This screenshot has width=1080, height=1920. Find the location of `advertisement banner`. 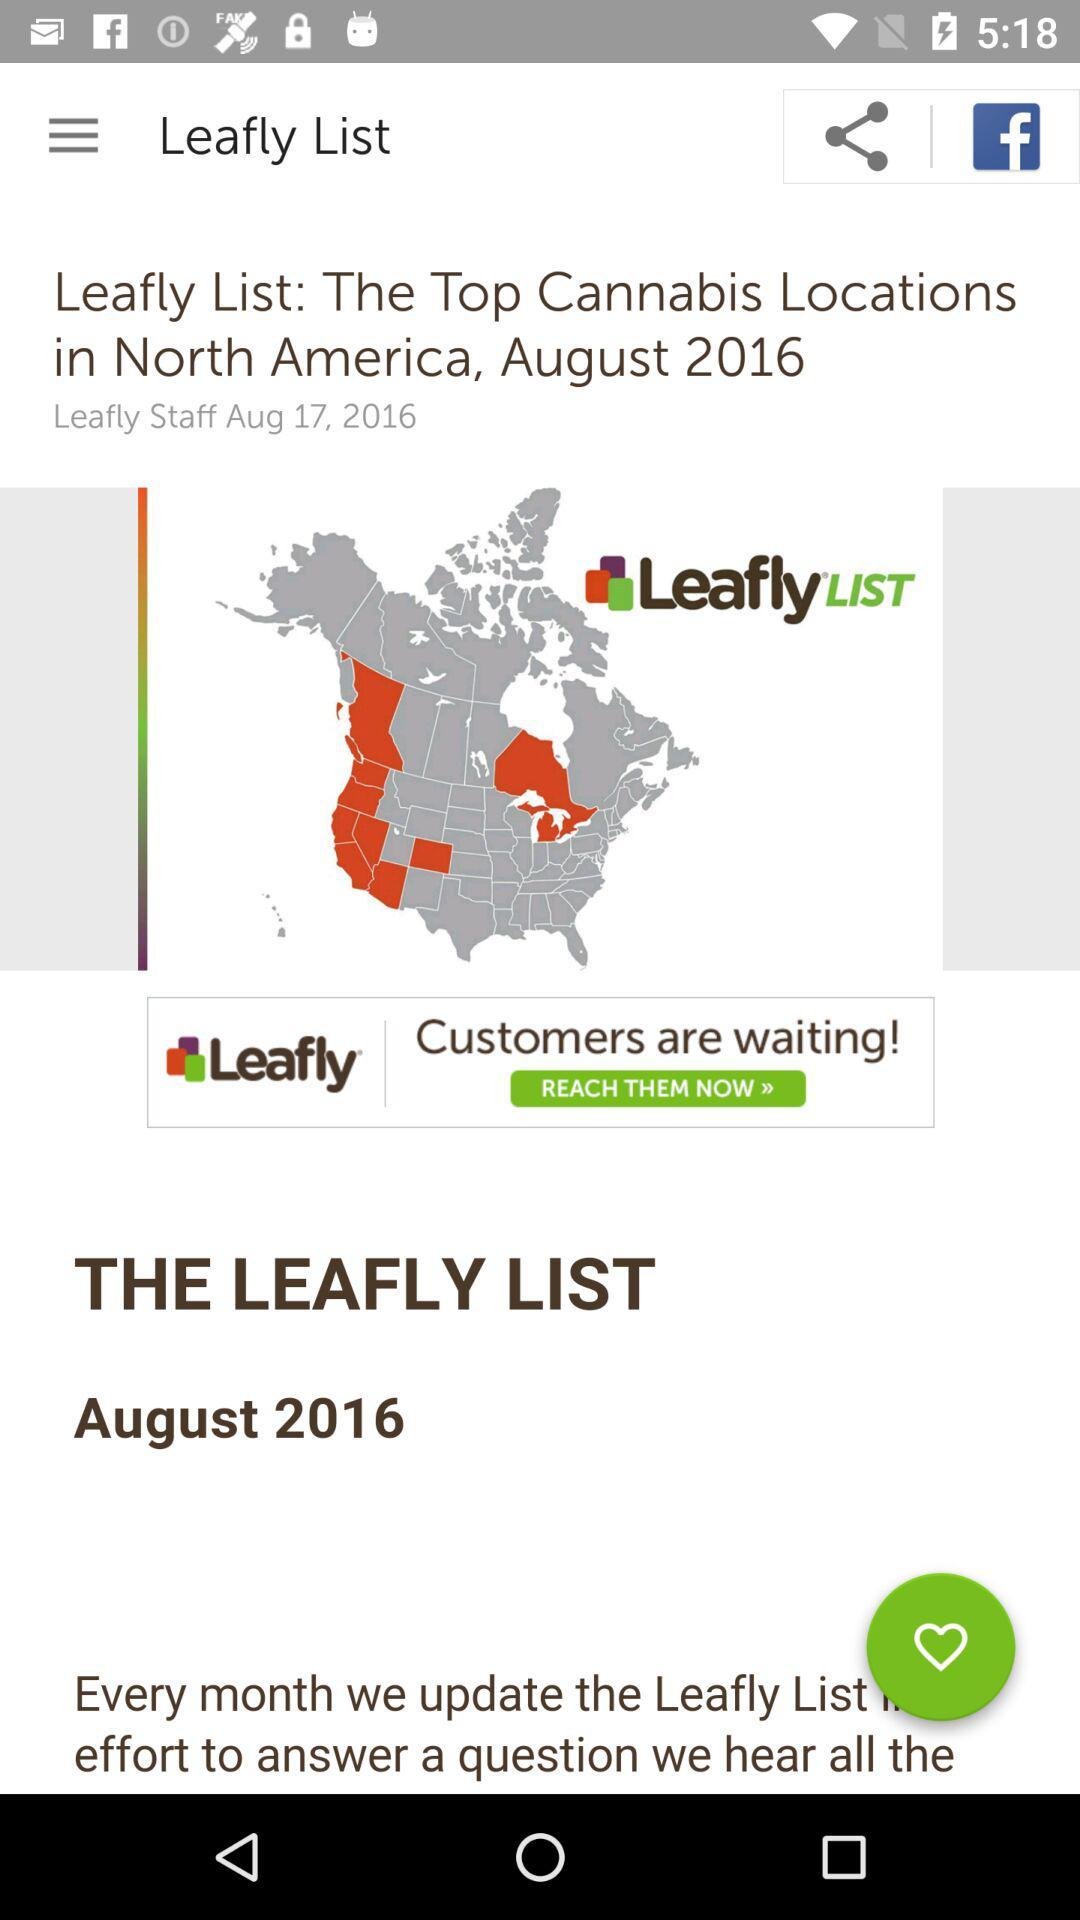

advertisement banner is located at coordinates (540, 1061).